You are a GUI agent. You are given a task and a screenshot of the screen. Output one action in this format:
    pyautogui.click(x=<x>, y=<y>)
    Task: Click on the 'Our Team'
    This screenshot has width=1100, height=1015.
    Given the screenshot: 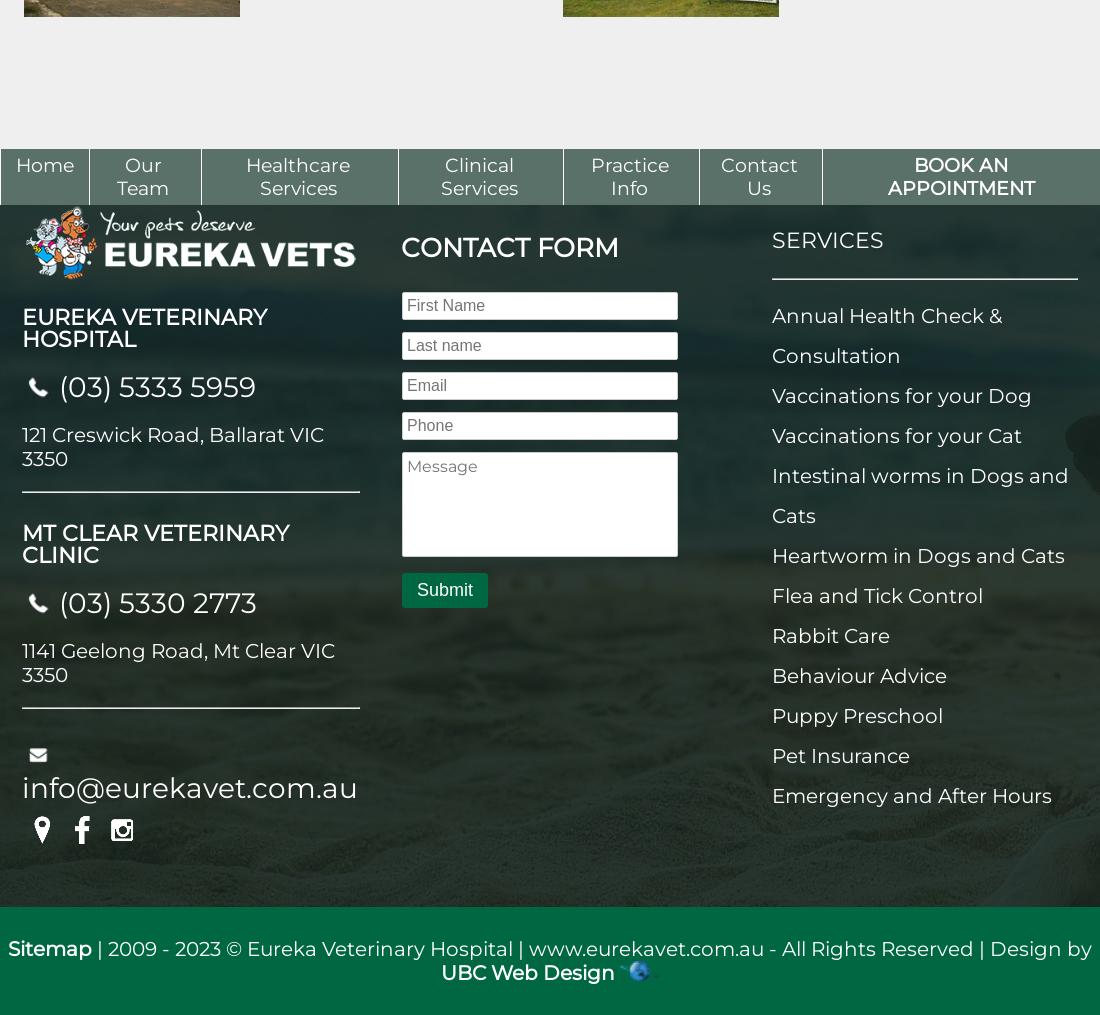 What is the action you would take?
    pyautogui.click(x=142, y=175)
    